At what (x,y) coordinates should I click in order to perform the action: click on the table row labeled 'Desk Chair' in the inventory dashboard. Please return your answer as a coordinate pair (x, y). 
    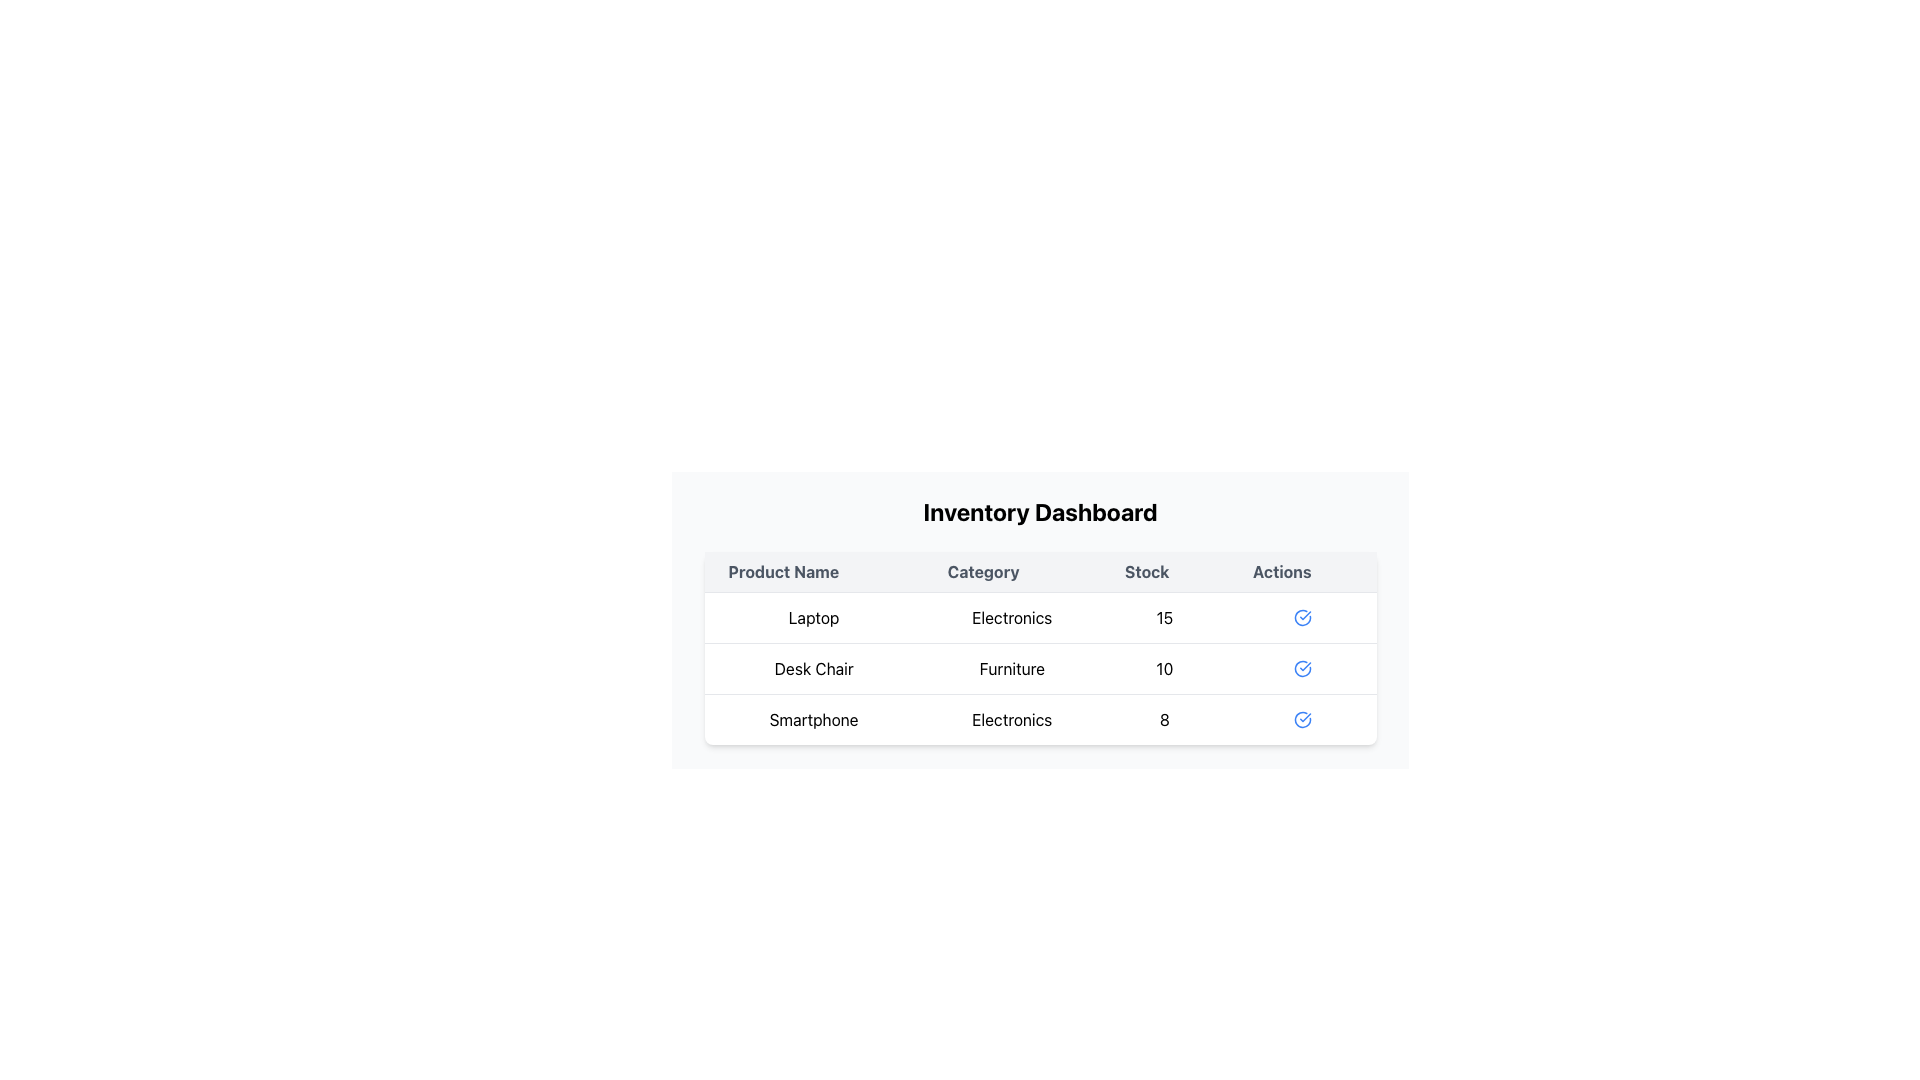
    Looking at the image, I should click on (1040, 668).